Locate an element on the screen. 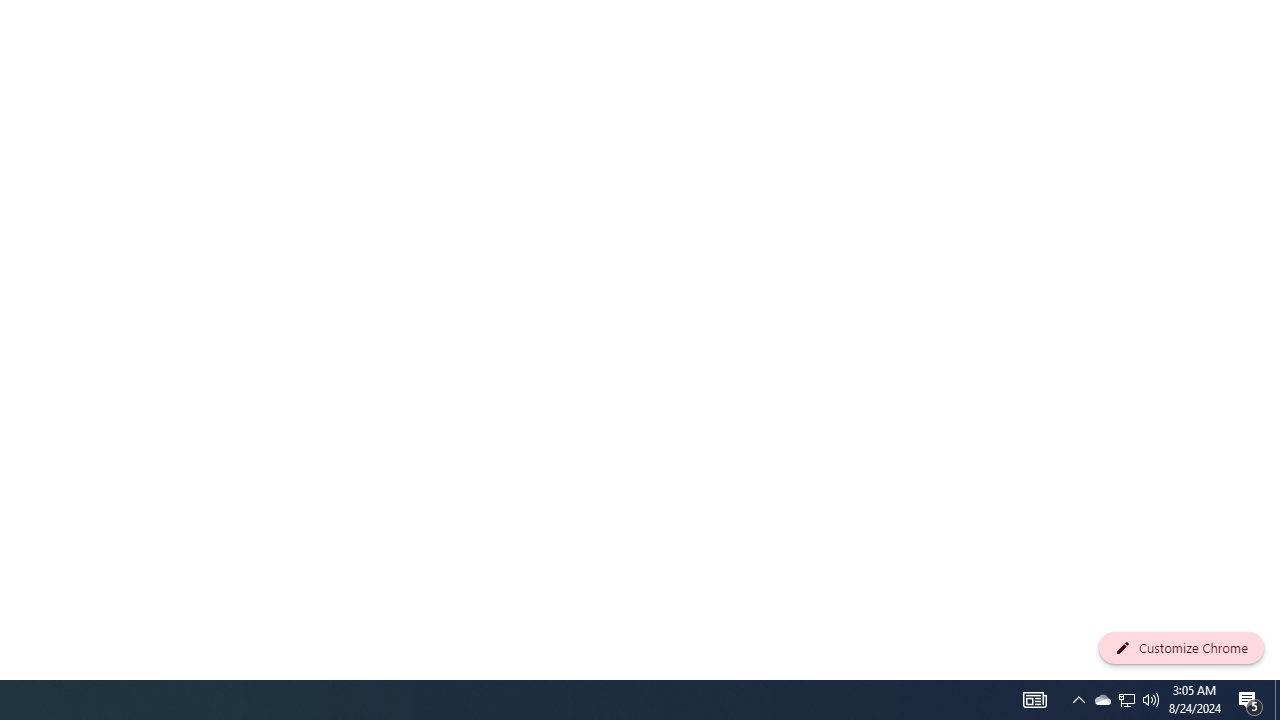  'Customize Chrome' is located at coordinates (1181, 648).